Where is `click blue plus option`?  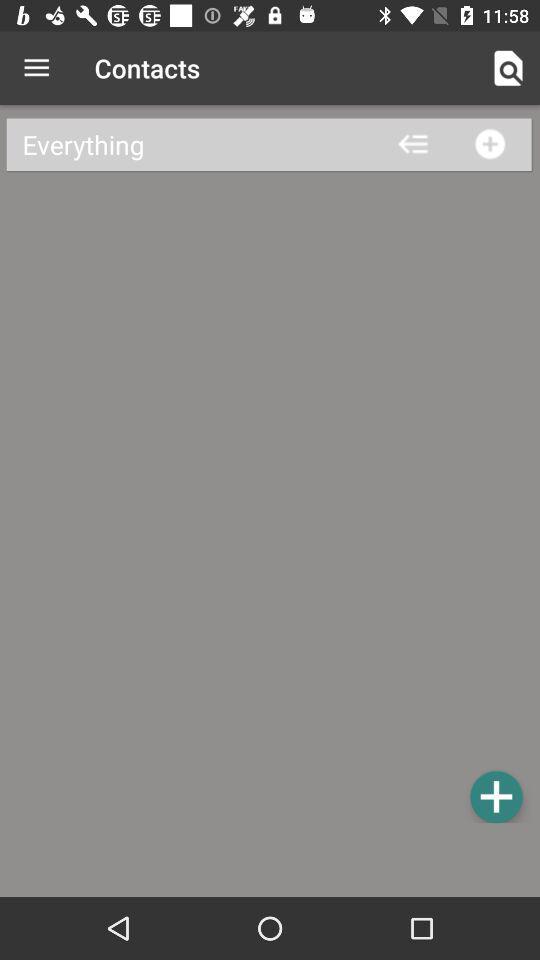
click blue plus option is located at coordinates (495, 796).